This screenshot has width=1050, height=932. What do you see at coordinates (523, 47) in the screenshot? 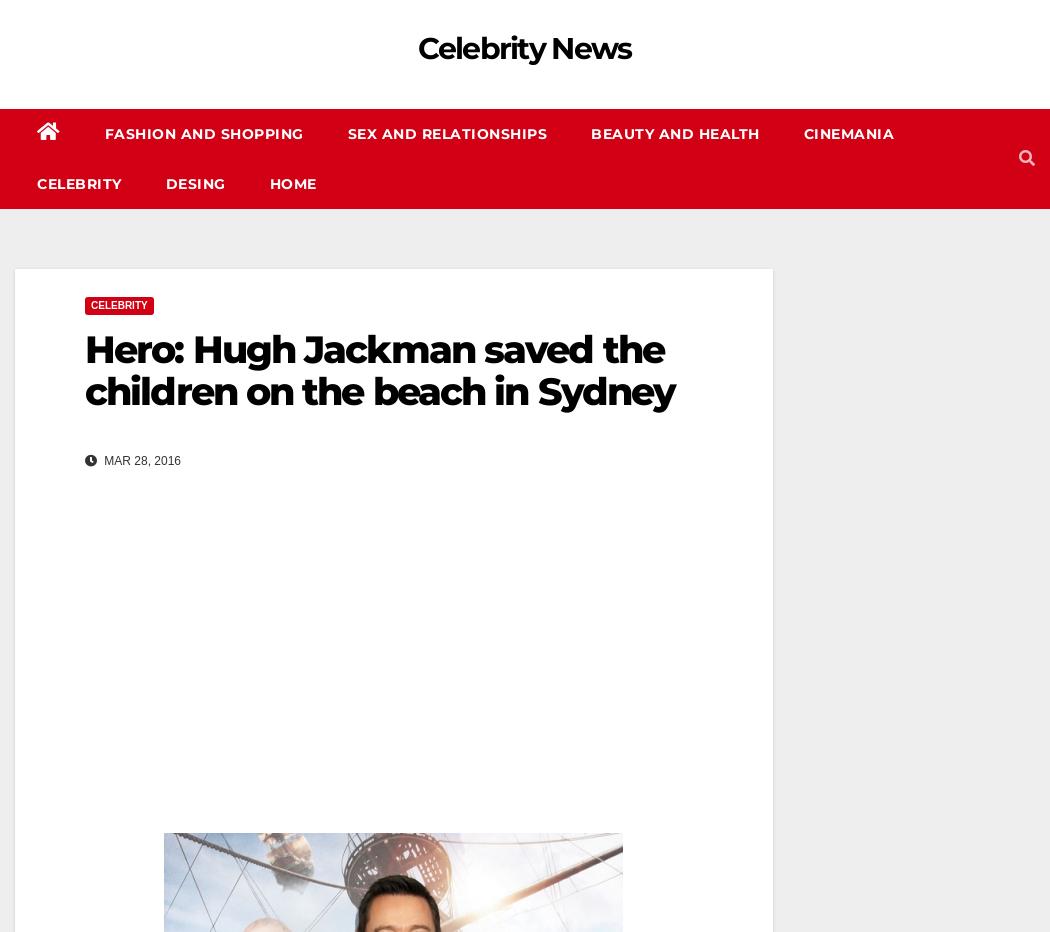
I see `'Celebrity News'` at bounding box center [523, 47].